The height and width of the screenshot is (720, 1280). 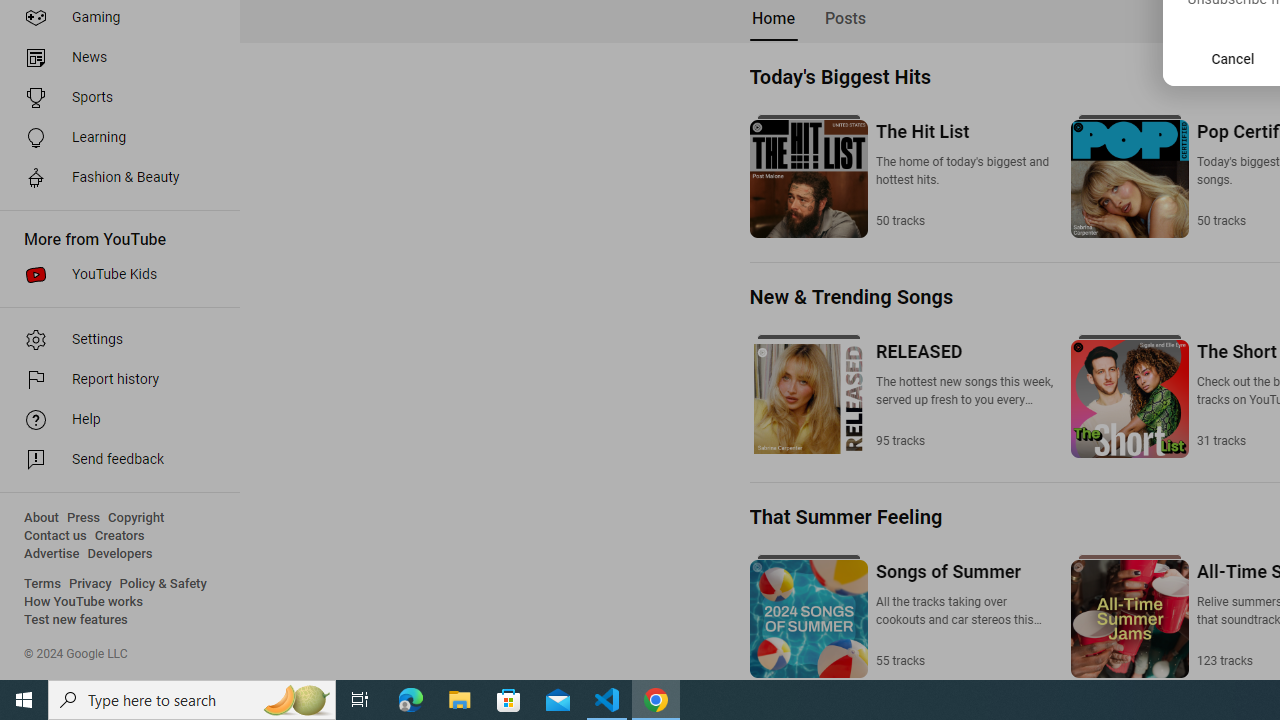 What do you see at coordinates (839, 76) in the screenshot?
I see `'Today'` at bounding box center [839, 76].